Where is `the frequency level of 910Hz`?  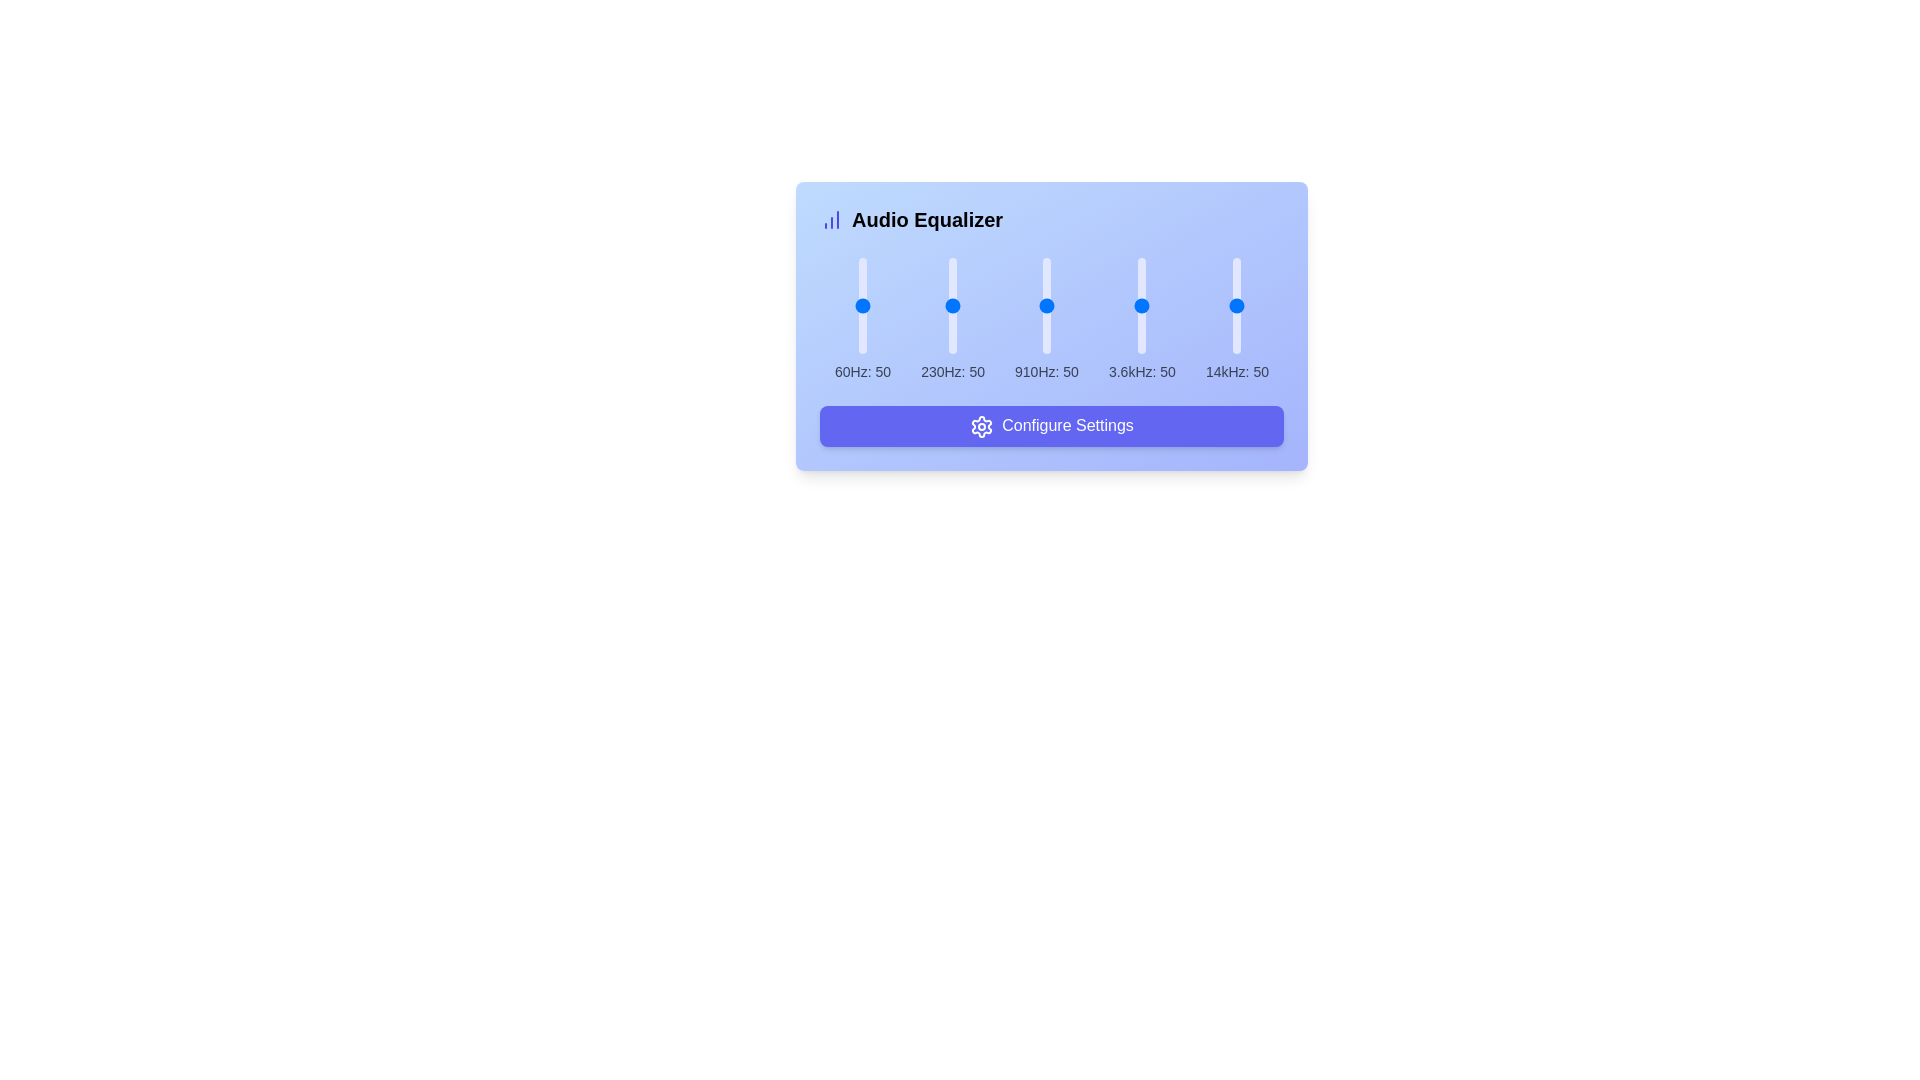
the frequency level of 910Hz is located at coordinates (1045, 259).